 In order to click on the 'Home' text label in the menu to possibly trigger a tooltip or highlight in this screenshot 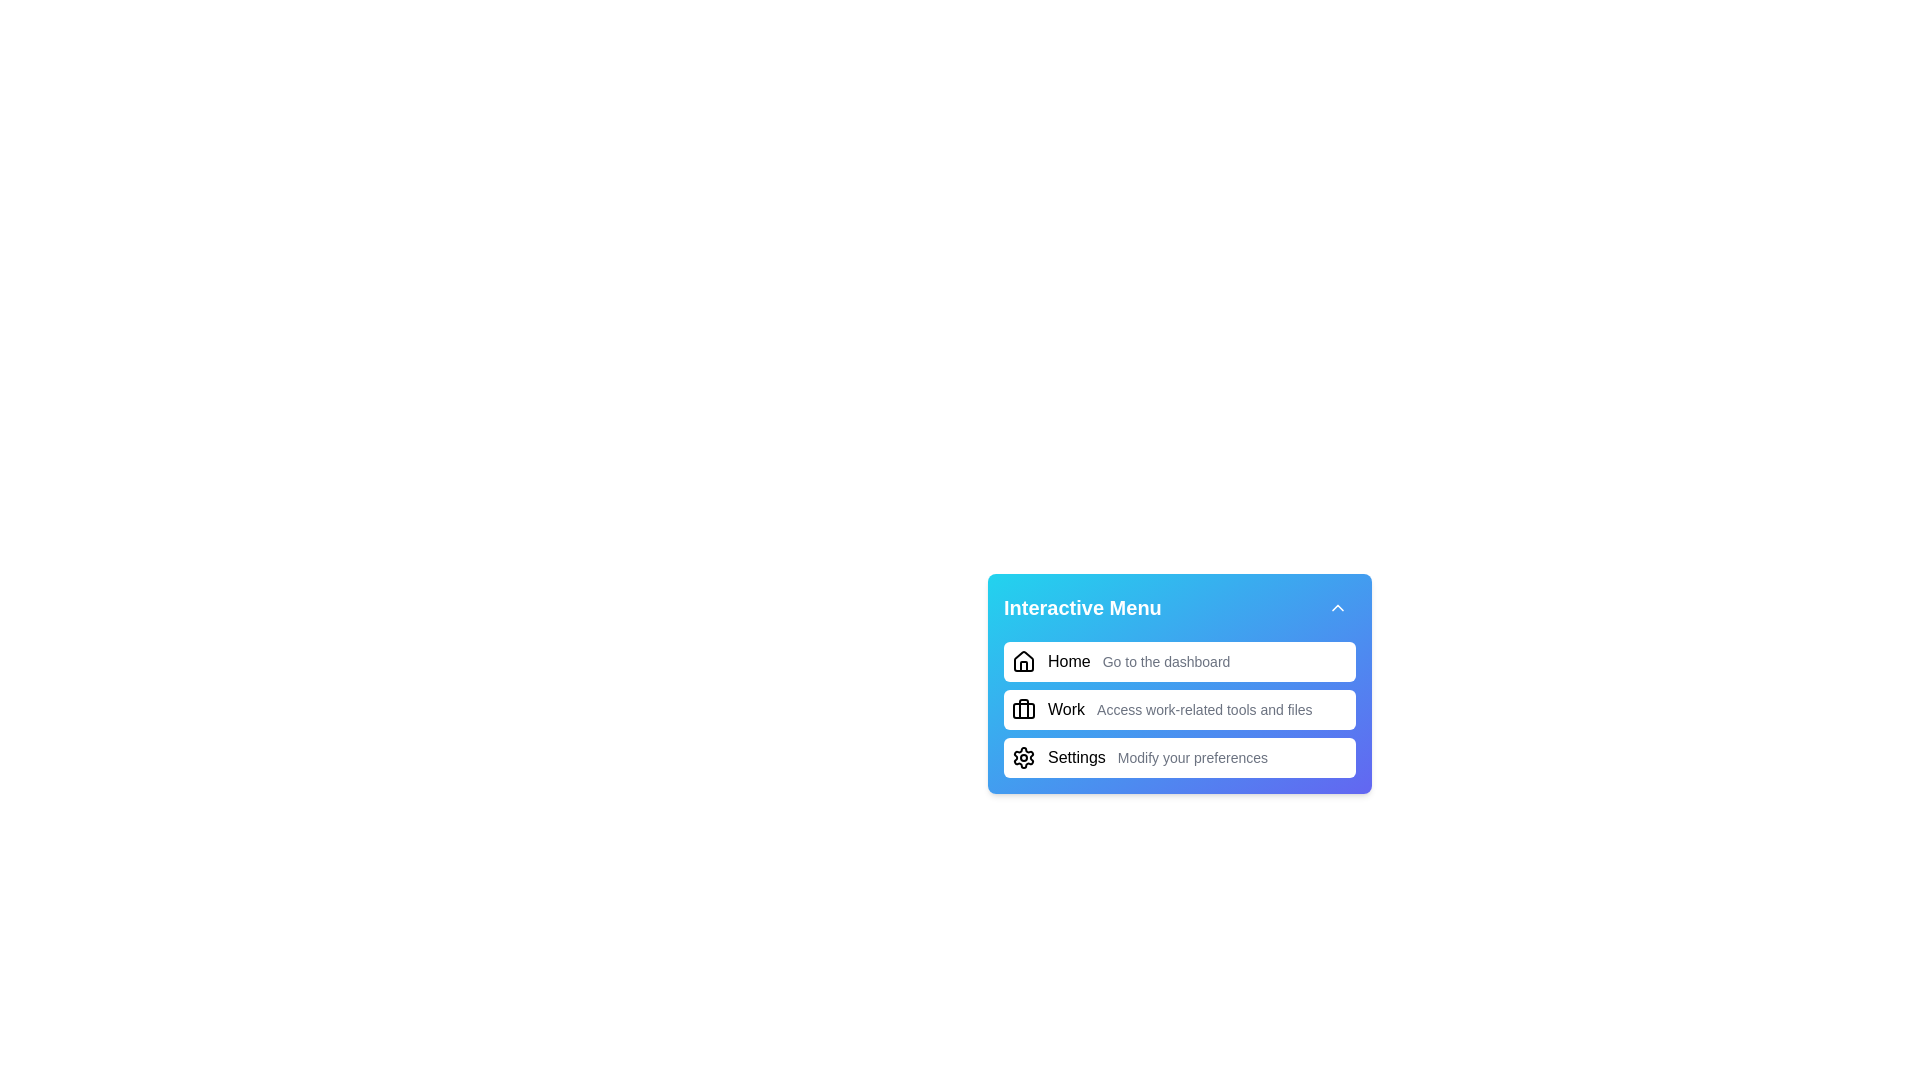, I will do `click(1068, 662)`.